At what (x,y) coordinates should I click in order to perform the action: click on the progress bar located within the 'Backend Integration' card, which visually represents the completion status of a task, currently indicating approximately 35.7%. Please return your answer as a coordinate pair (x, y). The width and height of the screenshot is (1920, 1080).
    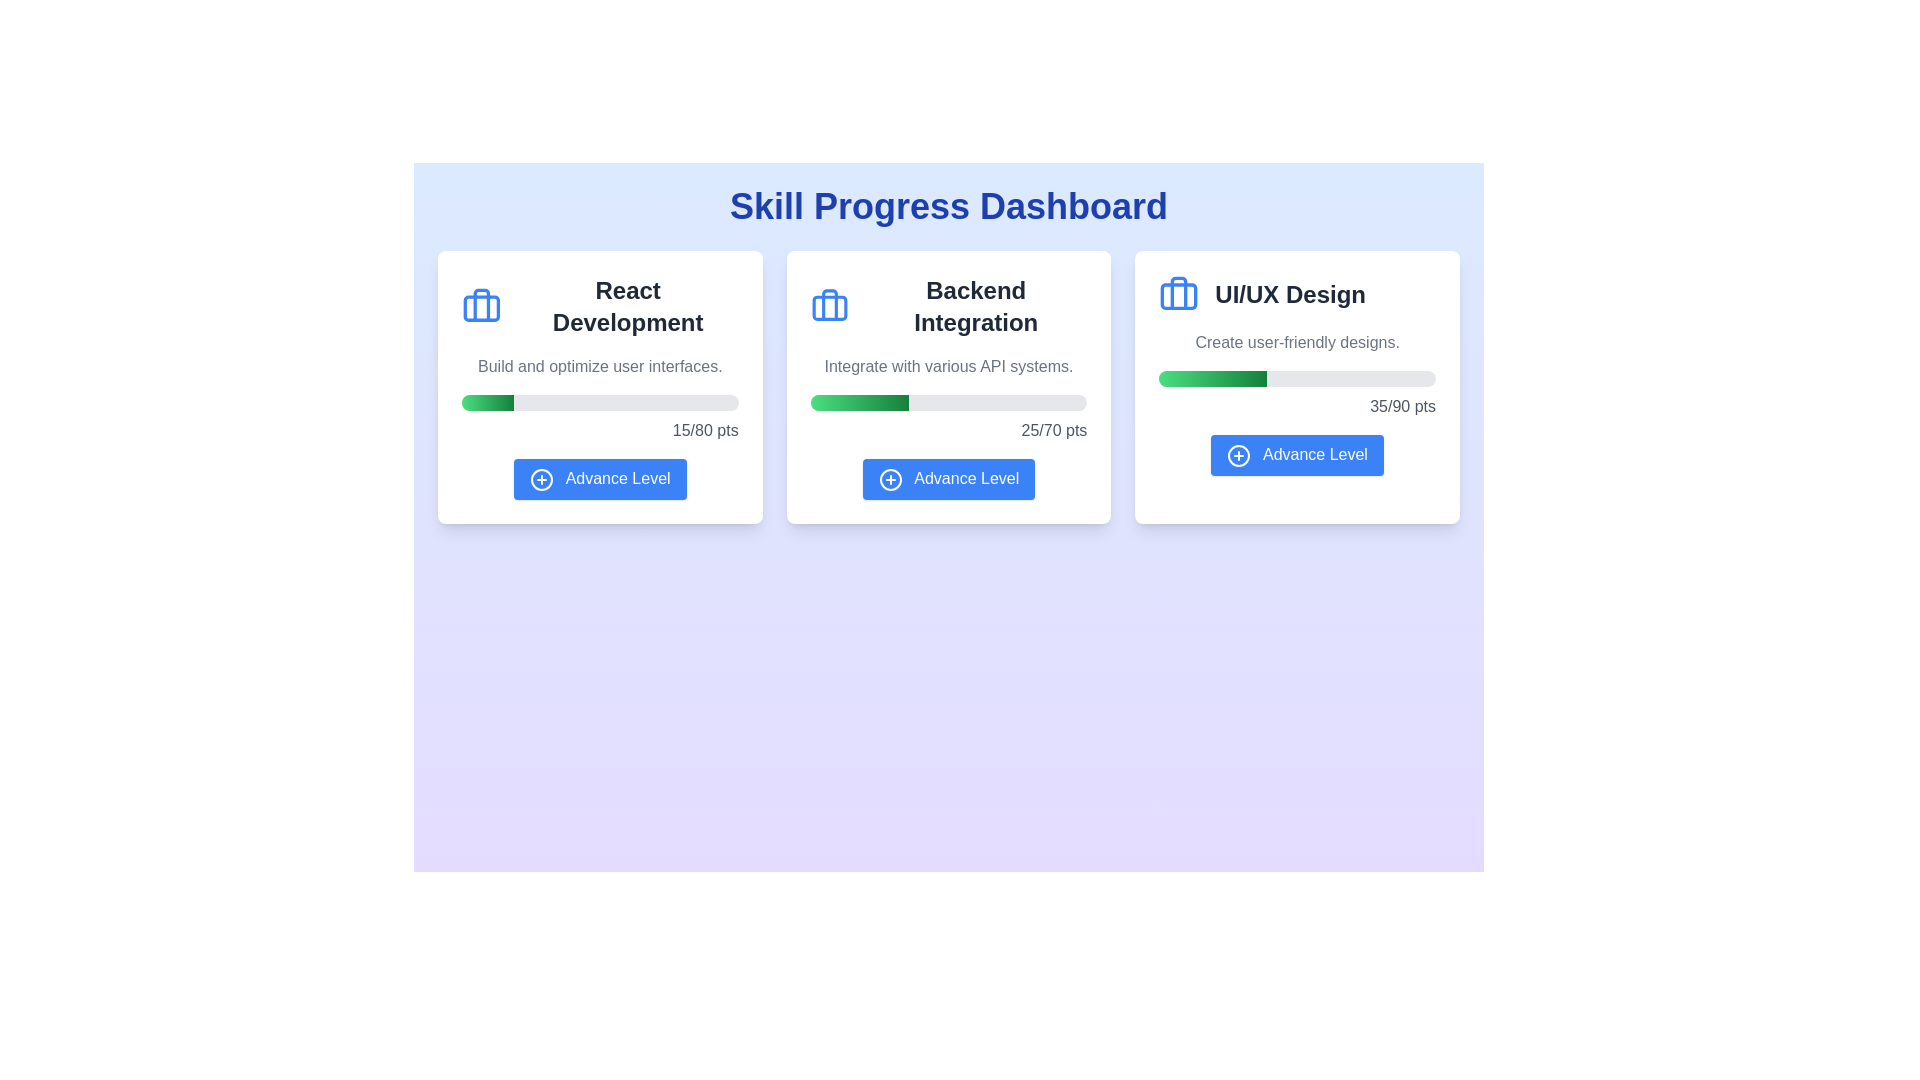
    Looking at the image, I should click on (948, 402).